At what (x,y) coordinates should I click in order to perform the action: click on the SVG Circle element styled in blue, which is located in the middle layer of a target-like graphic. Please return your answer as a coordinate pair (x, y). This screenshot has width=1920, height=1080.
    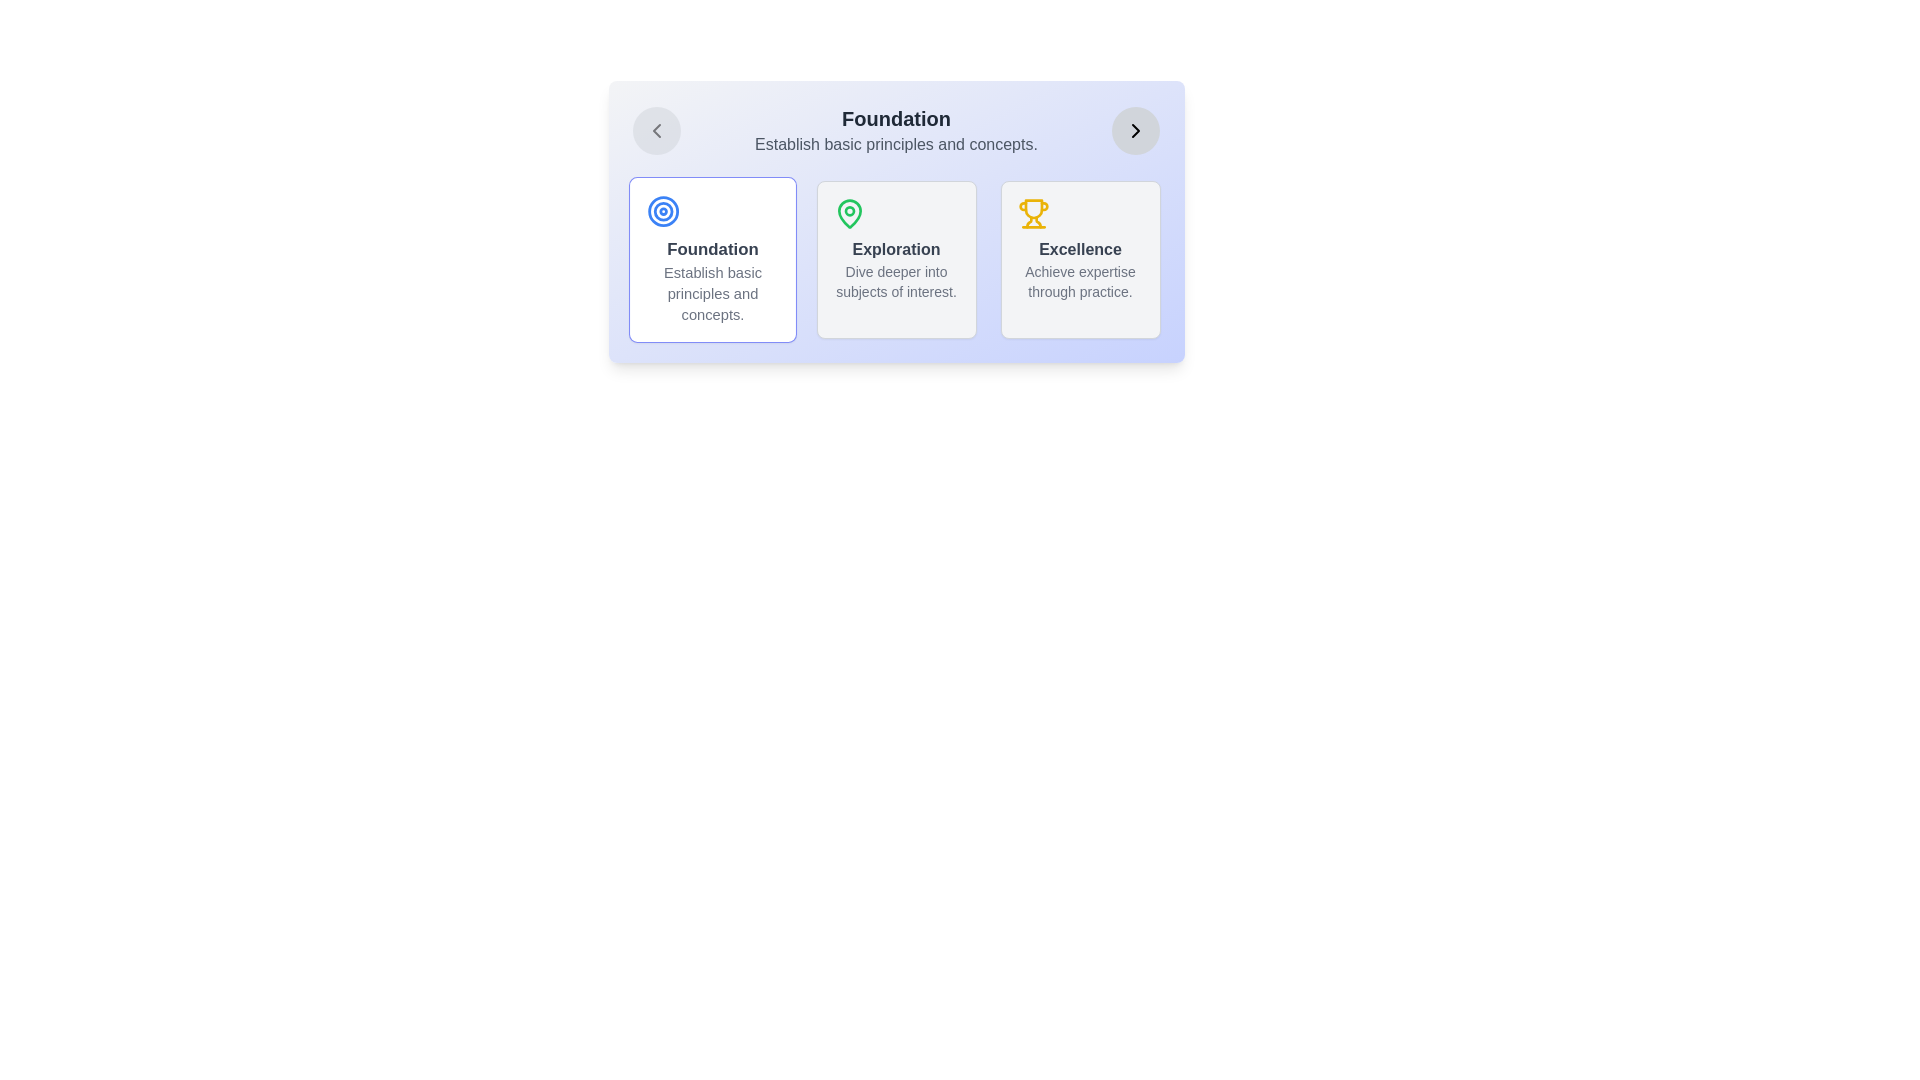
    Looking at the image, I should click on (663, 211).